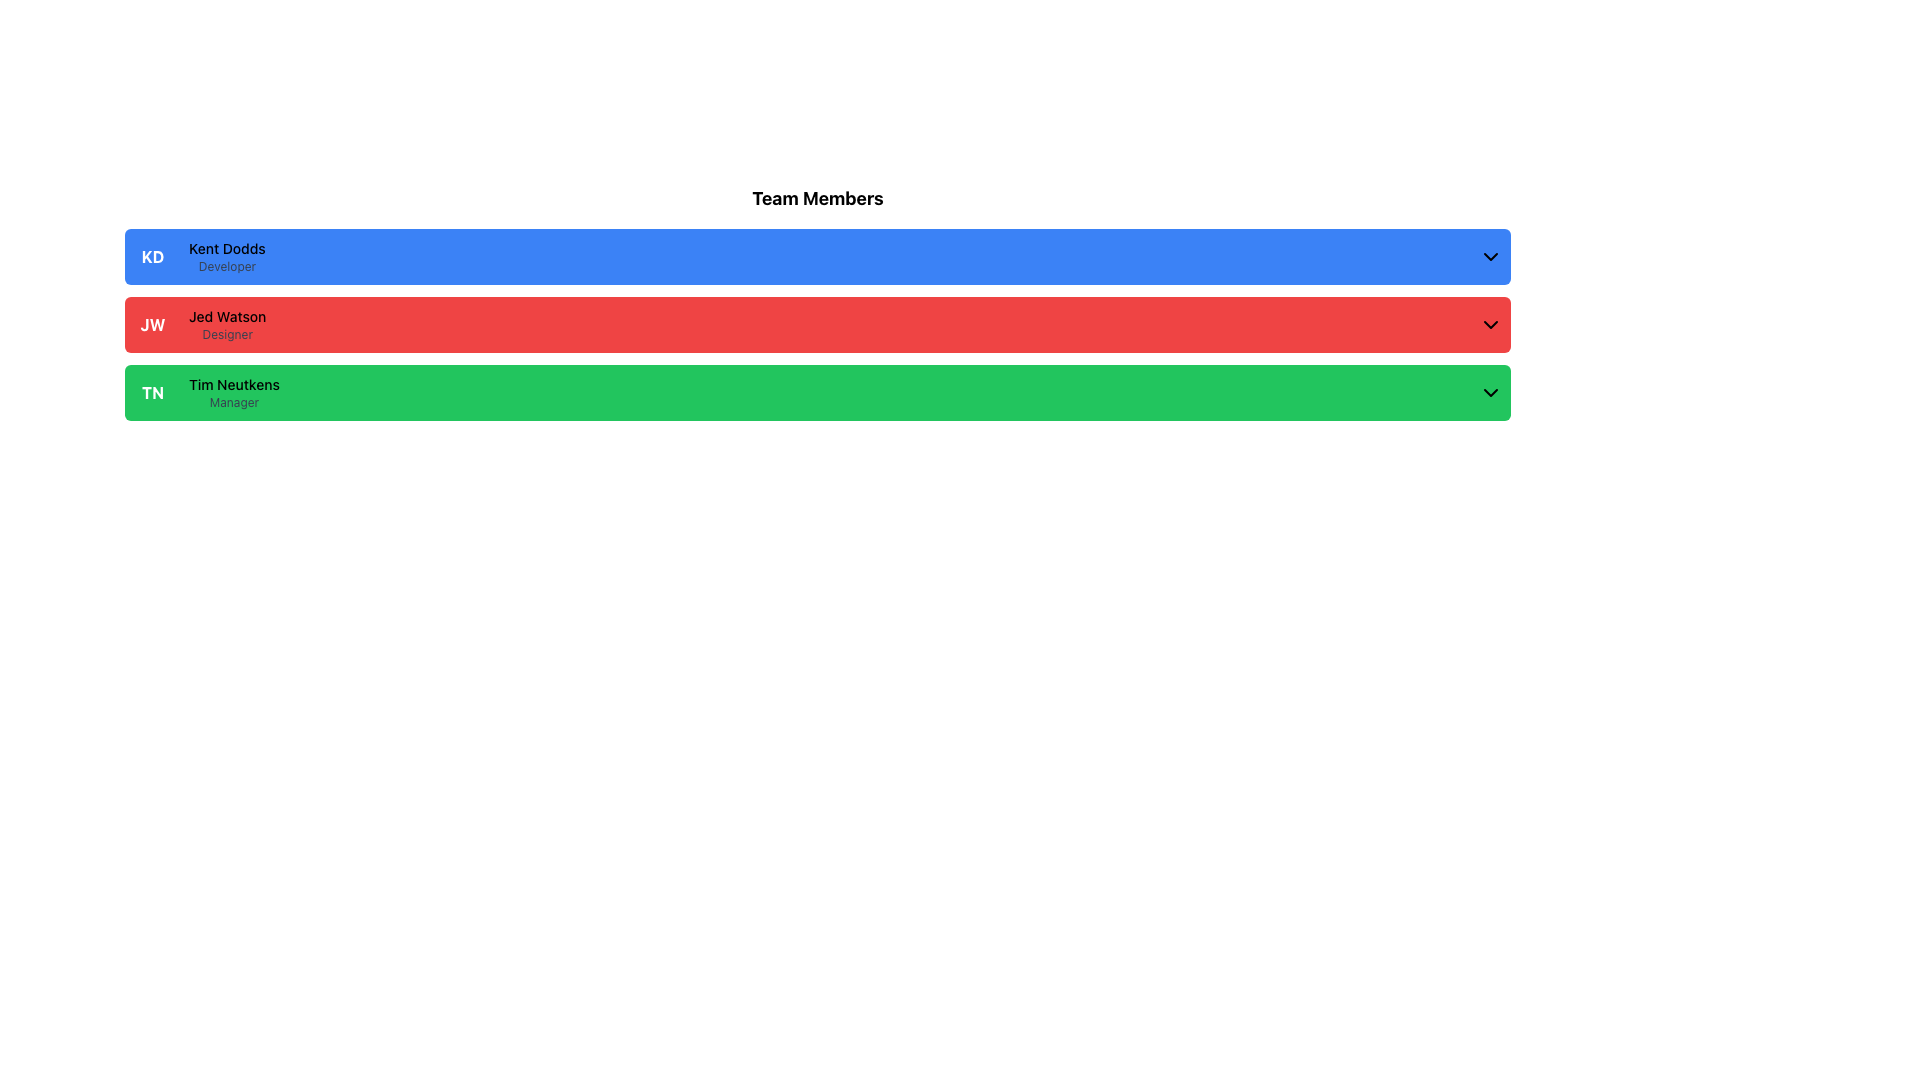 Image resolution: width=1920 pixels, height=1080 pixels. Describe the element at coordinates (817, 323) in the screenshot. I see `the second interactive list item, which is a red rectangular panel with rounded corners, featuring a circular badge with 'JW' on the left and a downward-facing triangle icon on the right` at that location.